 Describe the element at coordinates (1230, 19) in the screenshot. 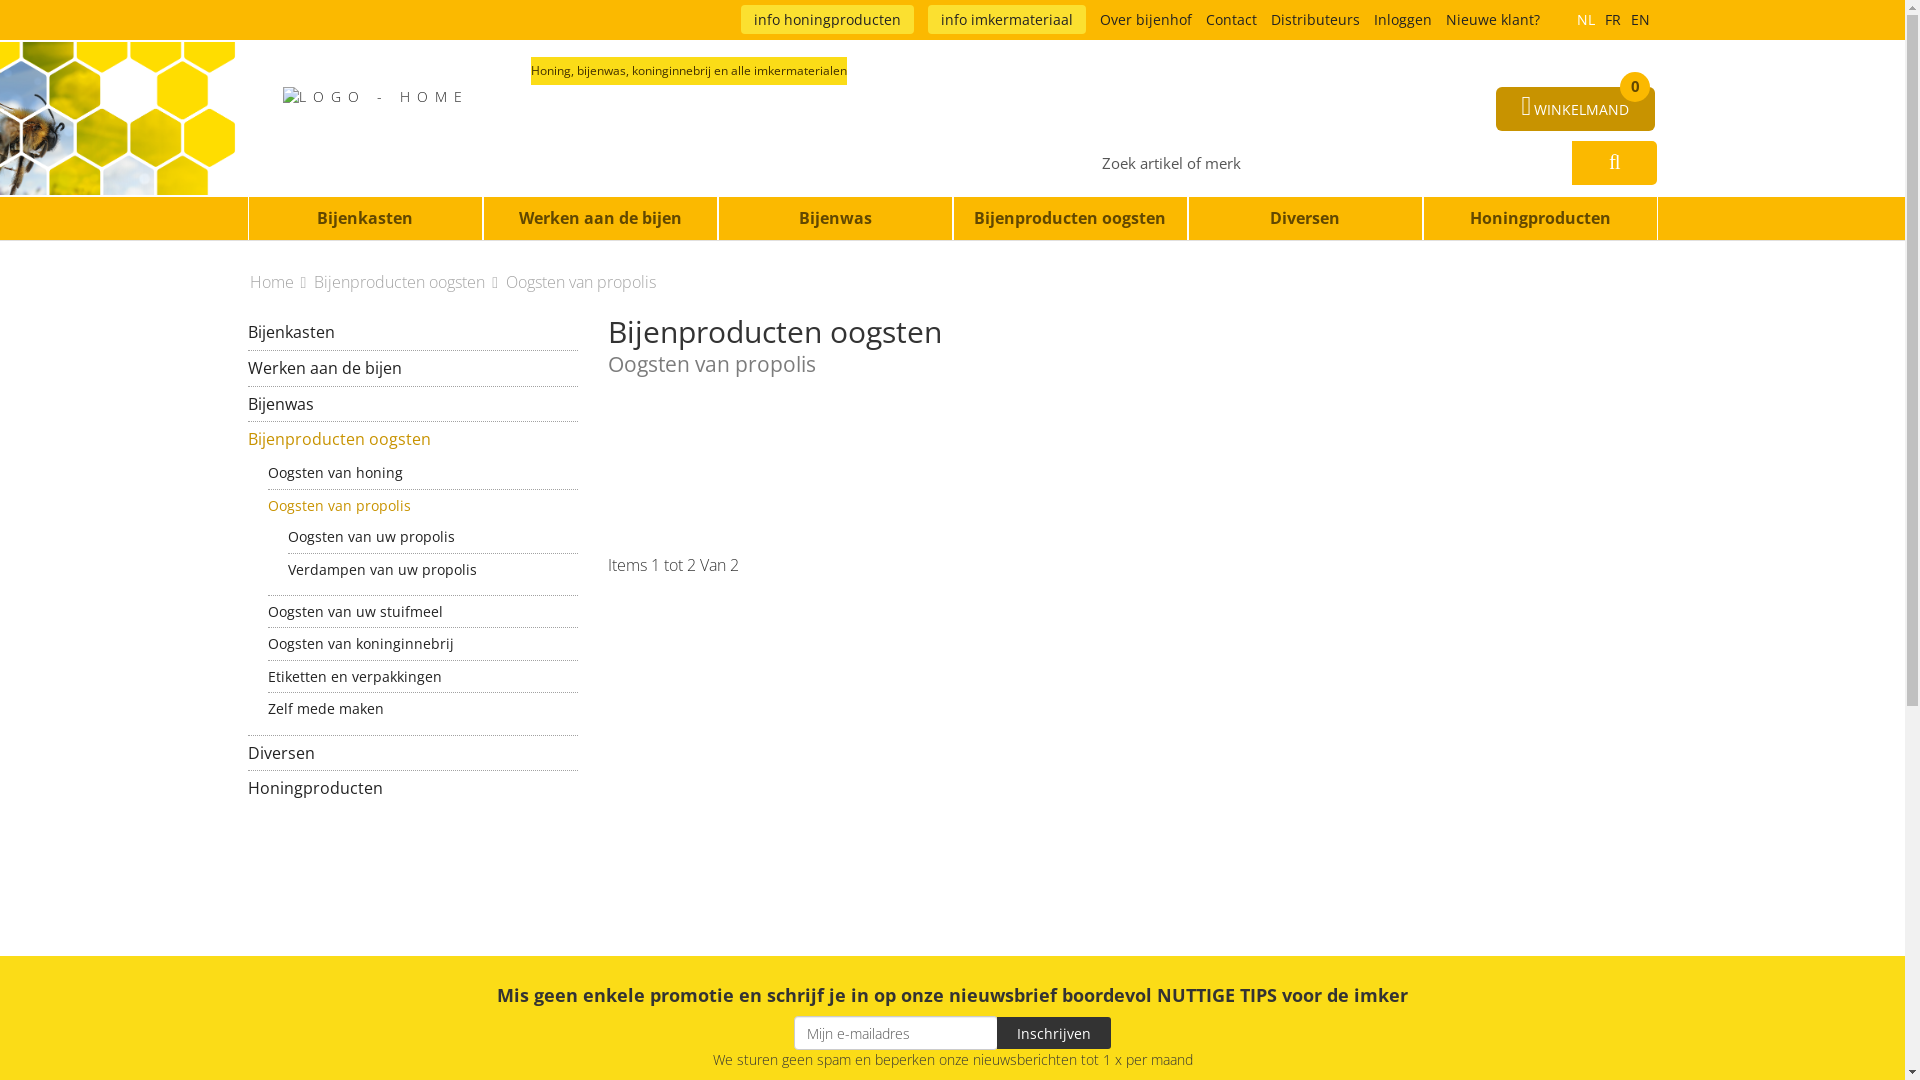

I see `'Contact'` at that location.